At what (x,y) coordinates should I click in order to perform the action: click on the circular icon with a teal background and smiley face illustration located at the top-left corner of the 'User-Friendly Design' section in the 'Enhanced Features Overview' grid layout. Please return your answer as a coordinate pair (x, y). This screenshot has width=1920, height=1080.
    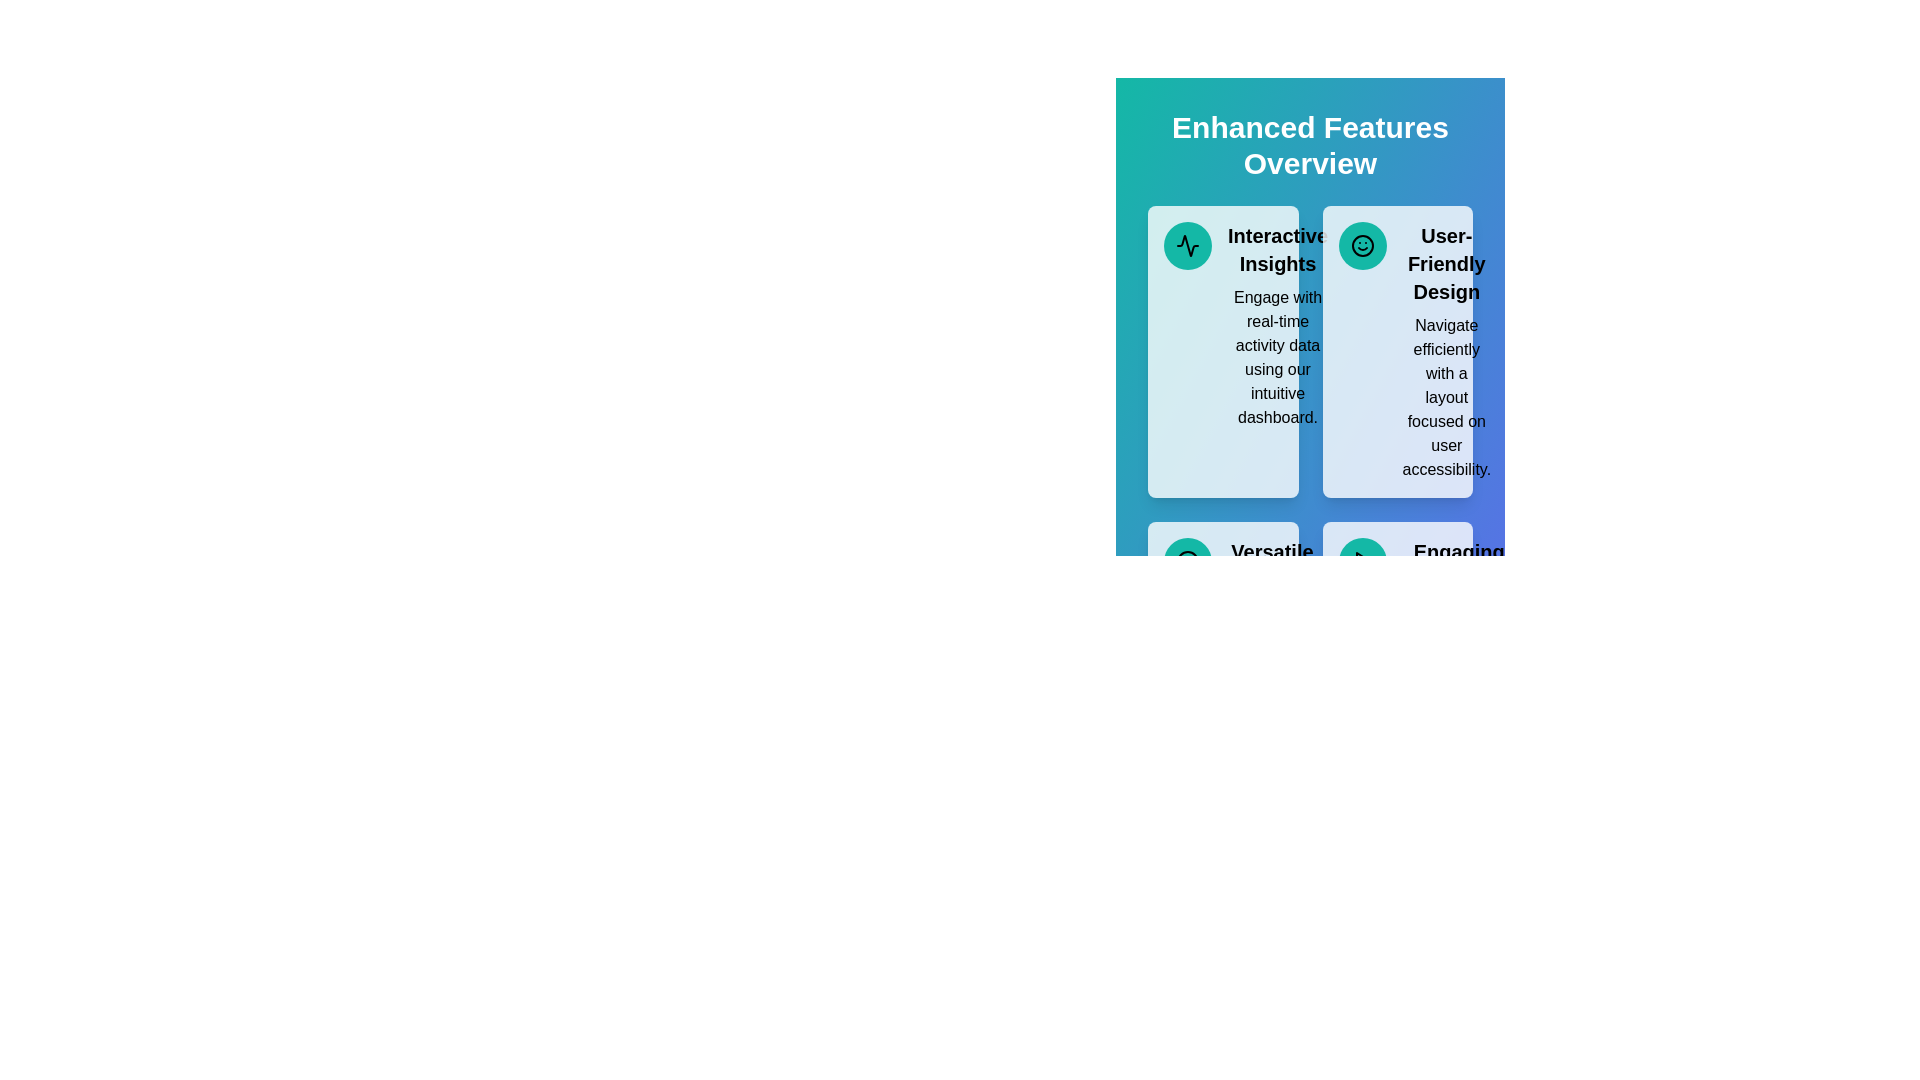
    Looking at the image, I should click on (1361, 245).